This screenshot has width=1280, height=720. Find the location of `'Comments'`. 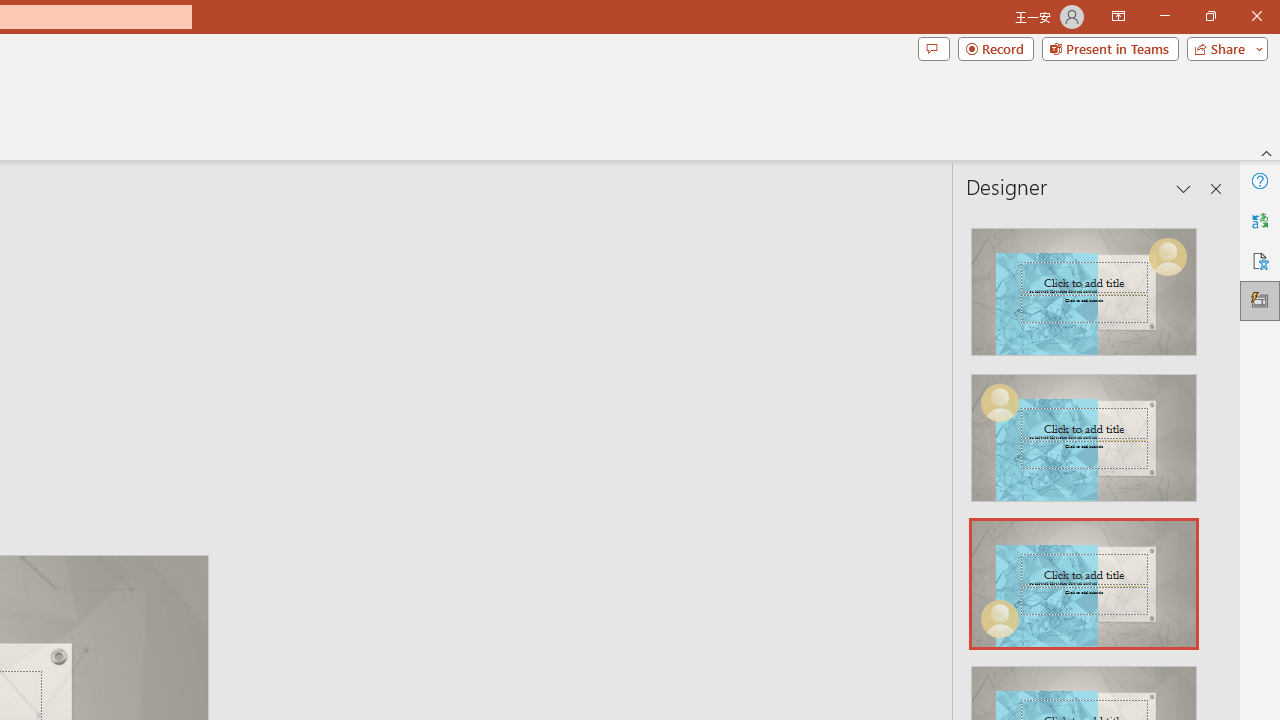

'Comments' is located at coordinates (932, 47).